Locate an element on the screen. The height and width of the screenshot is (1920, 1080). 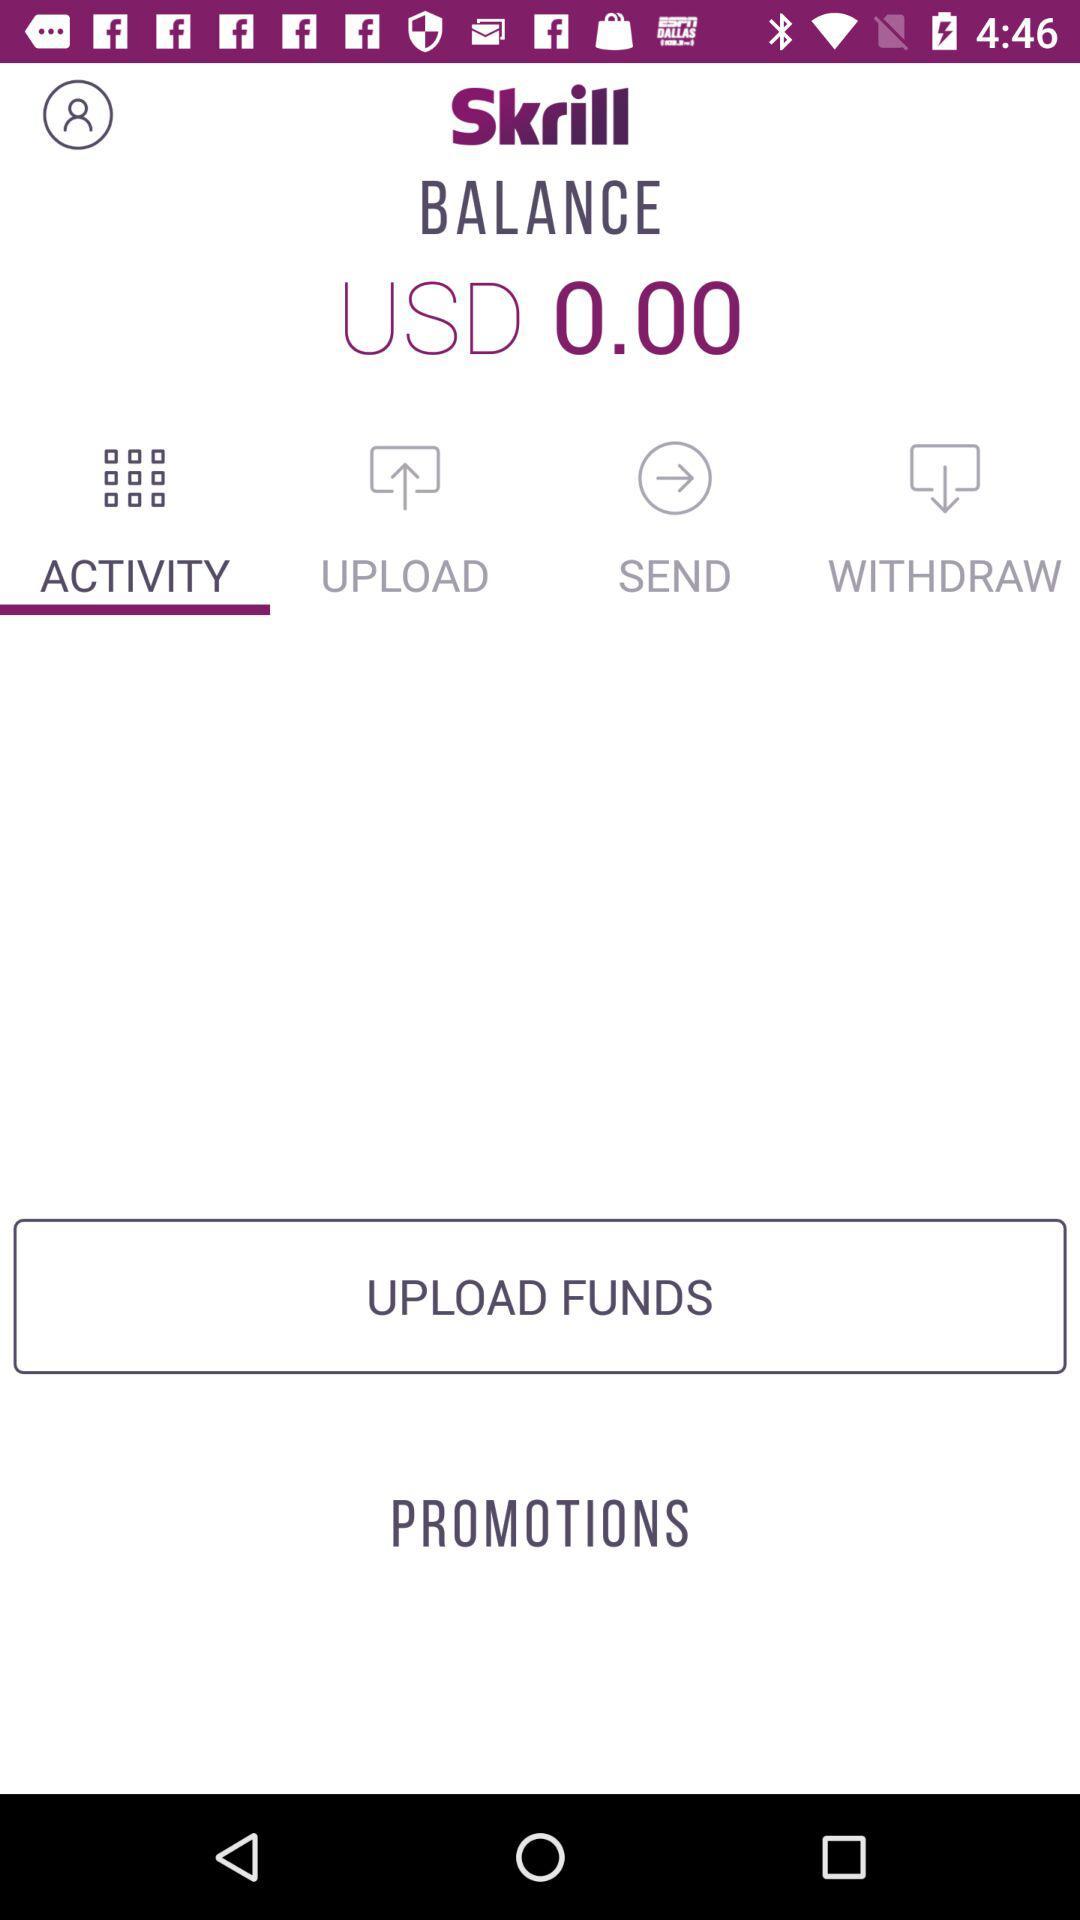
download option is located at coordinates (945, 477).